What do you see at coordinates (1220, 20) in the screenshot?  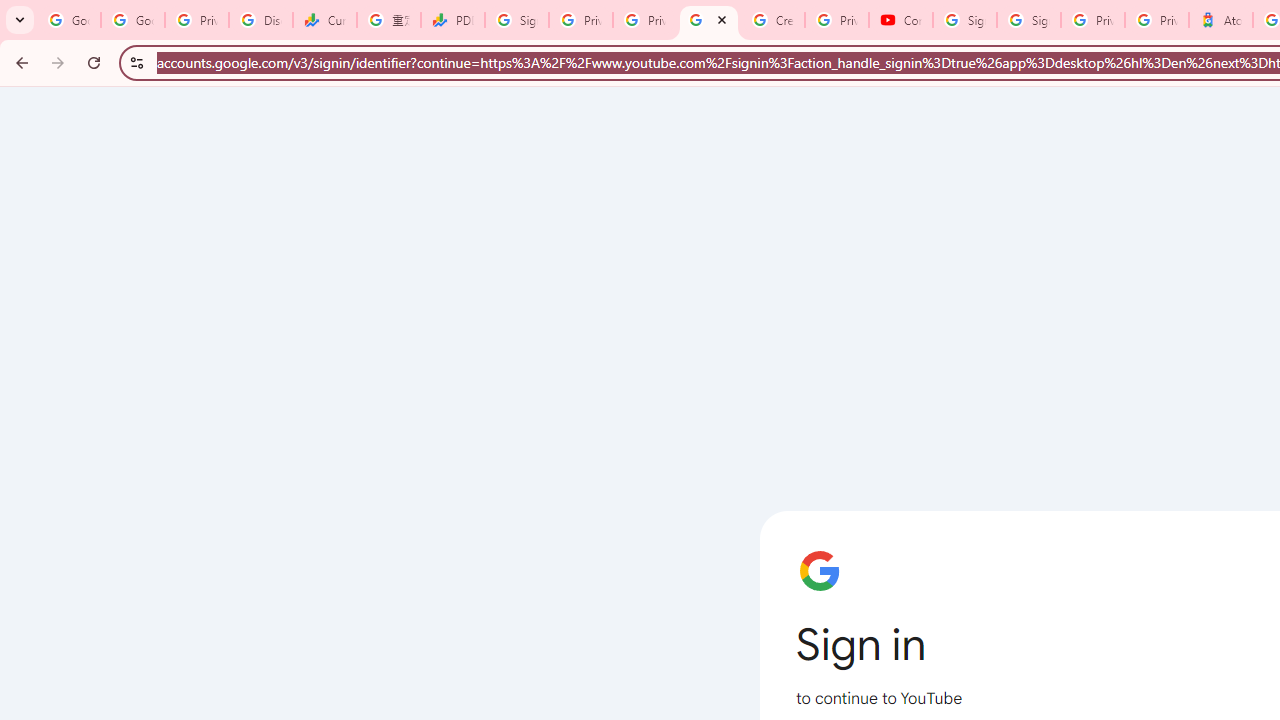 I see `'Atour Hotel - Google hotels'` at bounding box center [1220, 20].